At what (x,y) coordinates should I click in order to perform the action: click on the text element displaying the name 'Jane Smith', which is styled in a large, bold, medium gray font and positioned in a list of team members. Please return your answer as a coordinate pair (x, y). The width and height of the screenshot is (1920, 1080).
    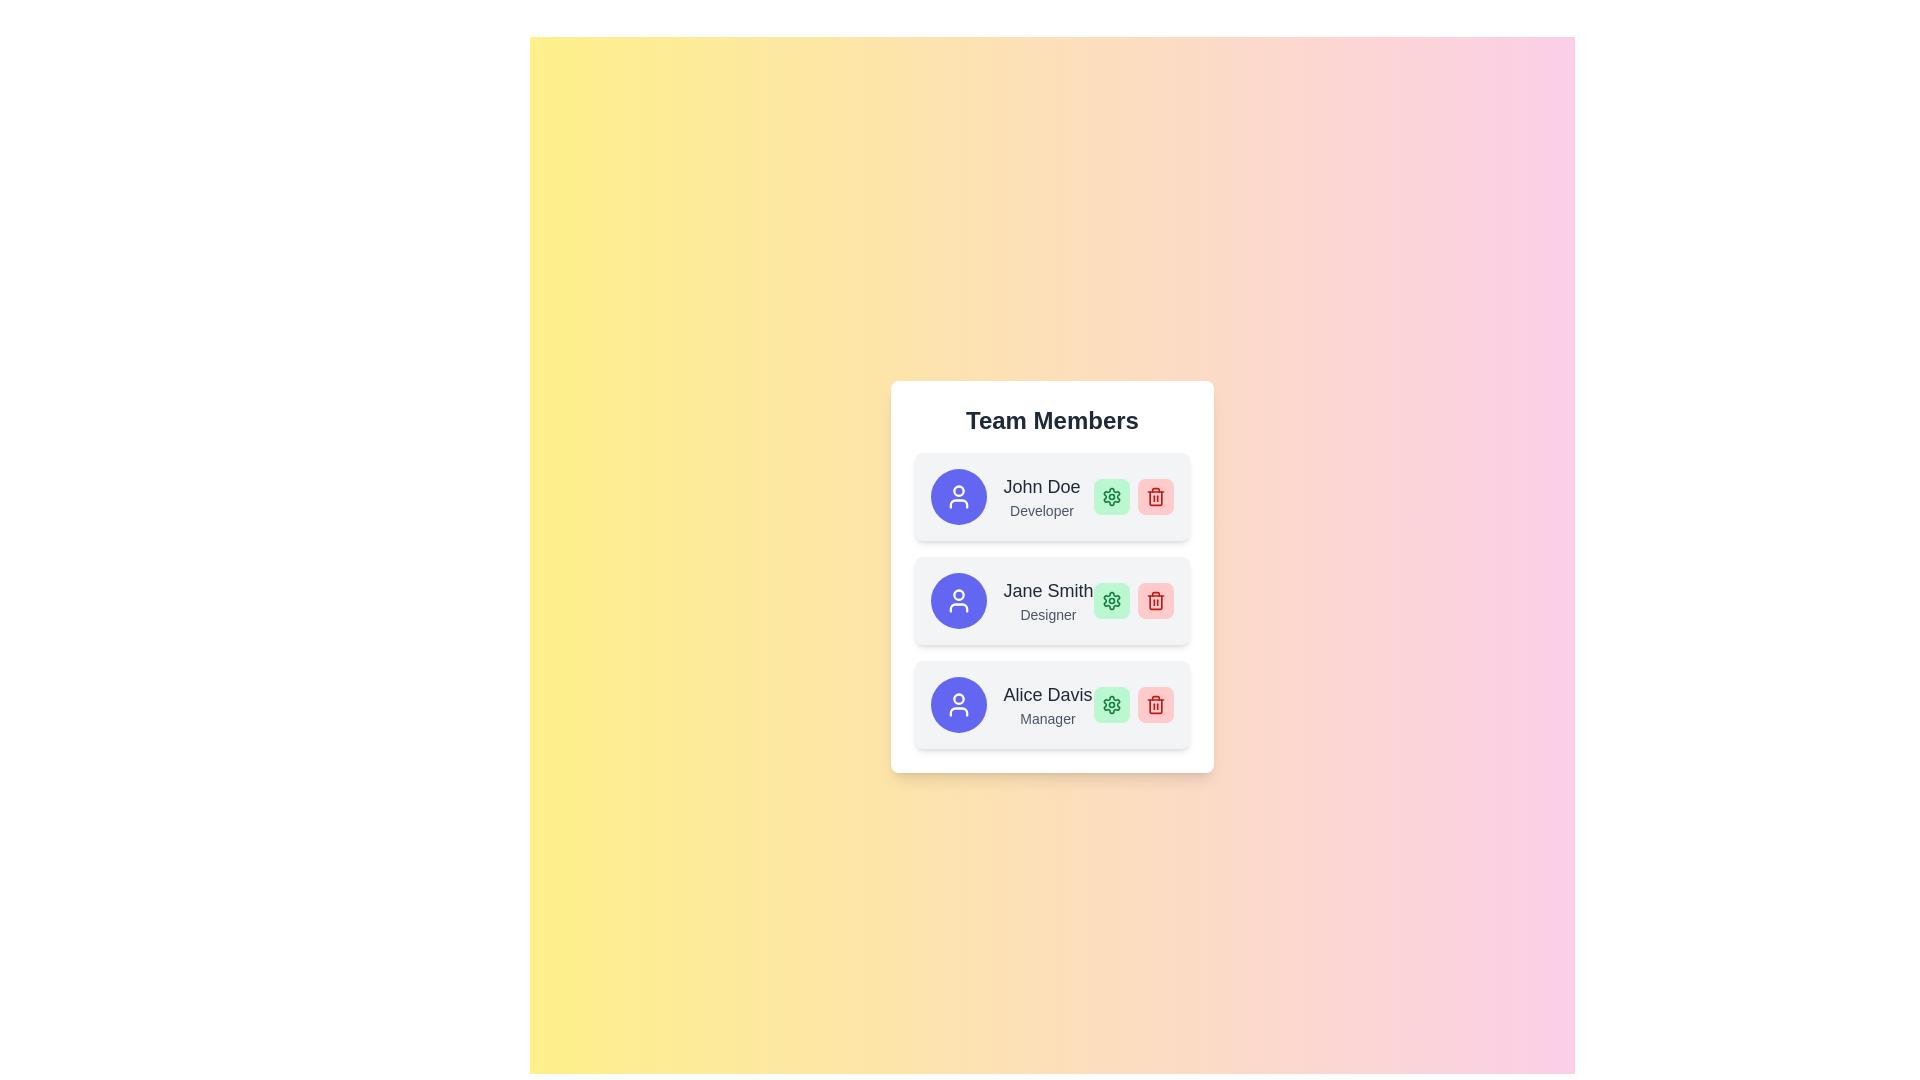
    Looking at the image, I should click on (1047, 589).